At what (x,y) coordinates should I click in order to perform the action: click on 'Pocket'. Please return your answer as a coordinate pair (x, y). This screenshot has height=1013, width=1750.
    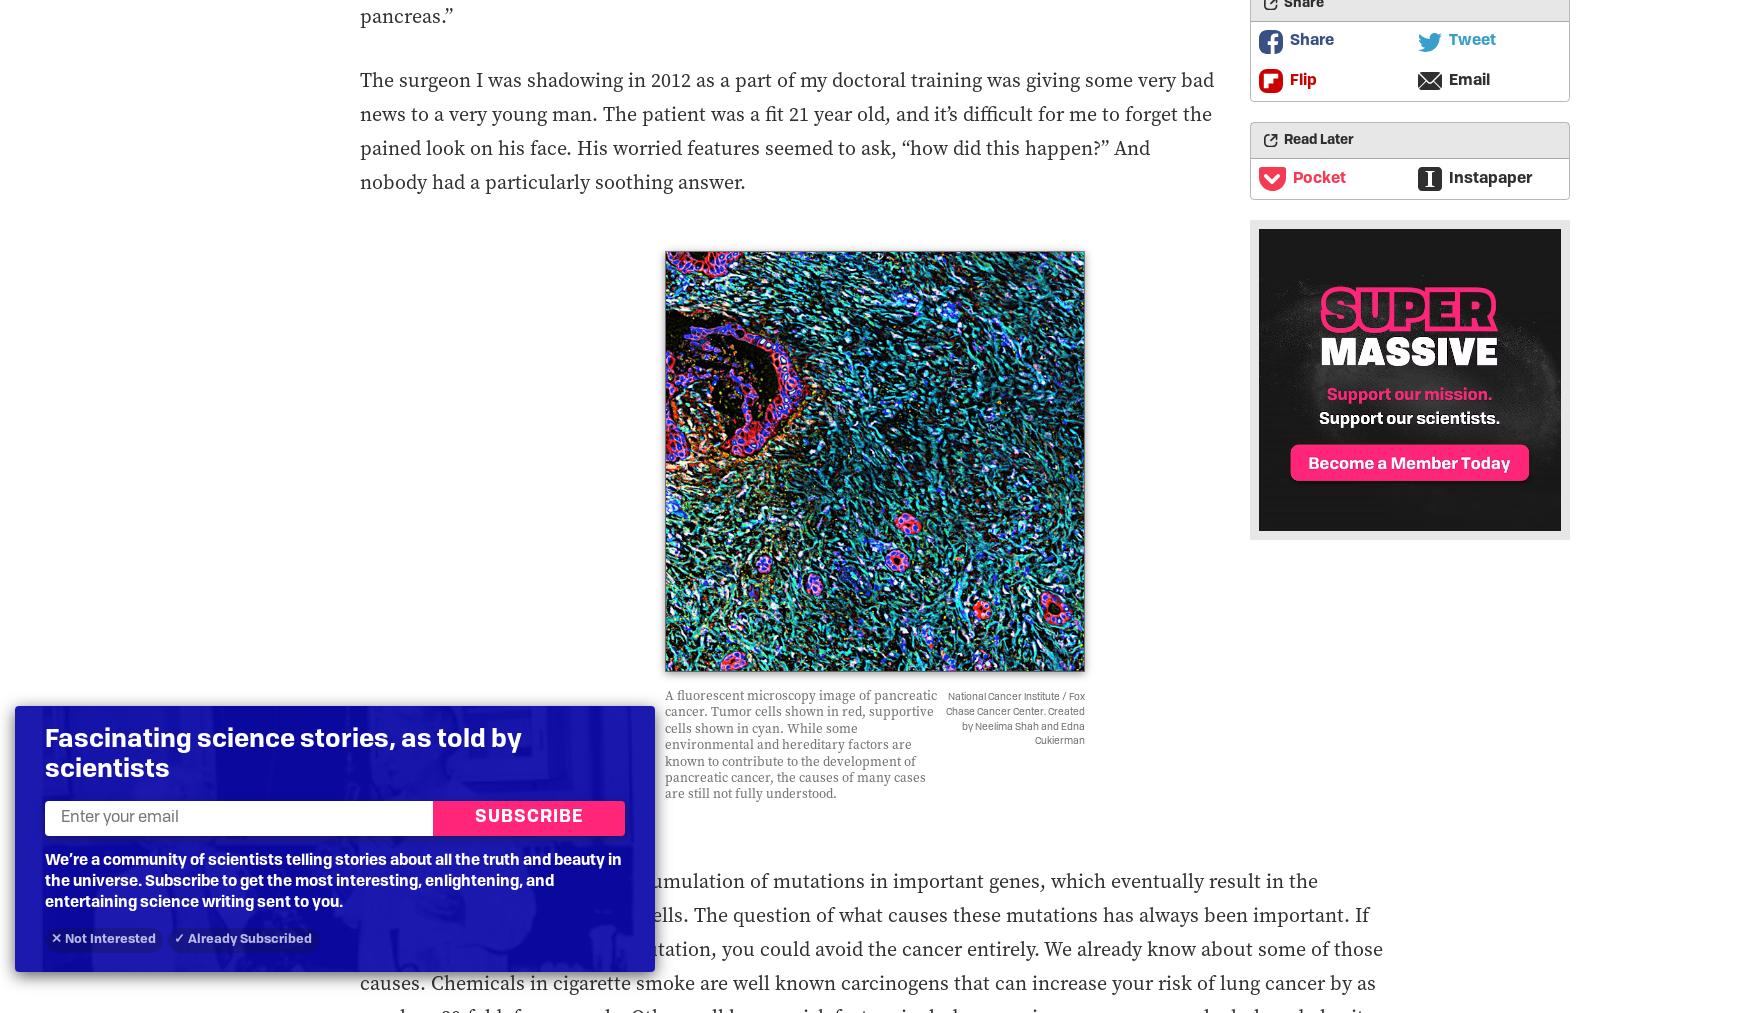
    Looking at the image, I should click on (1319, 177).